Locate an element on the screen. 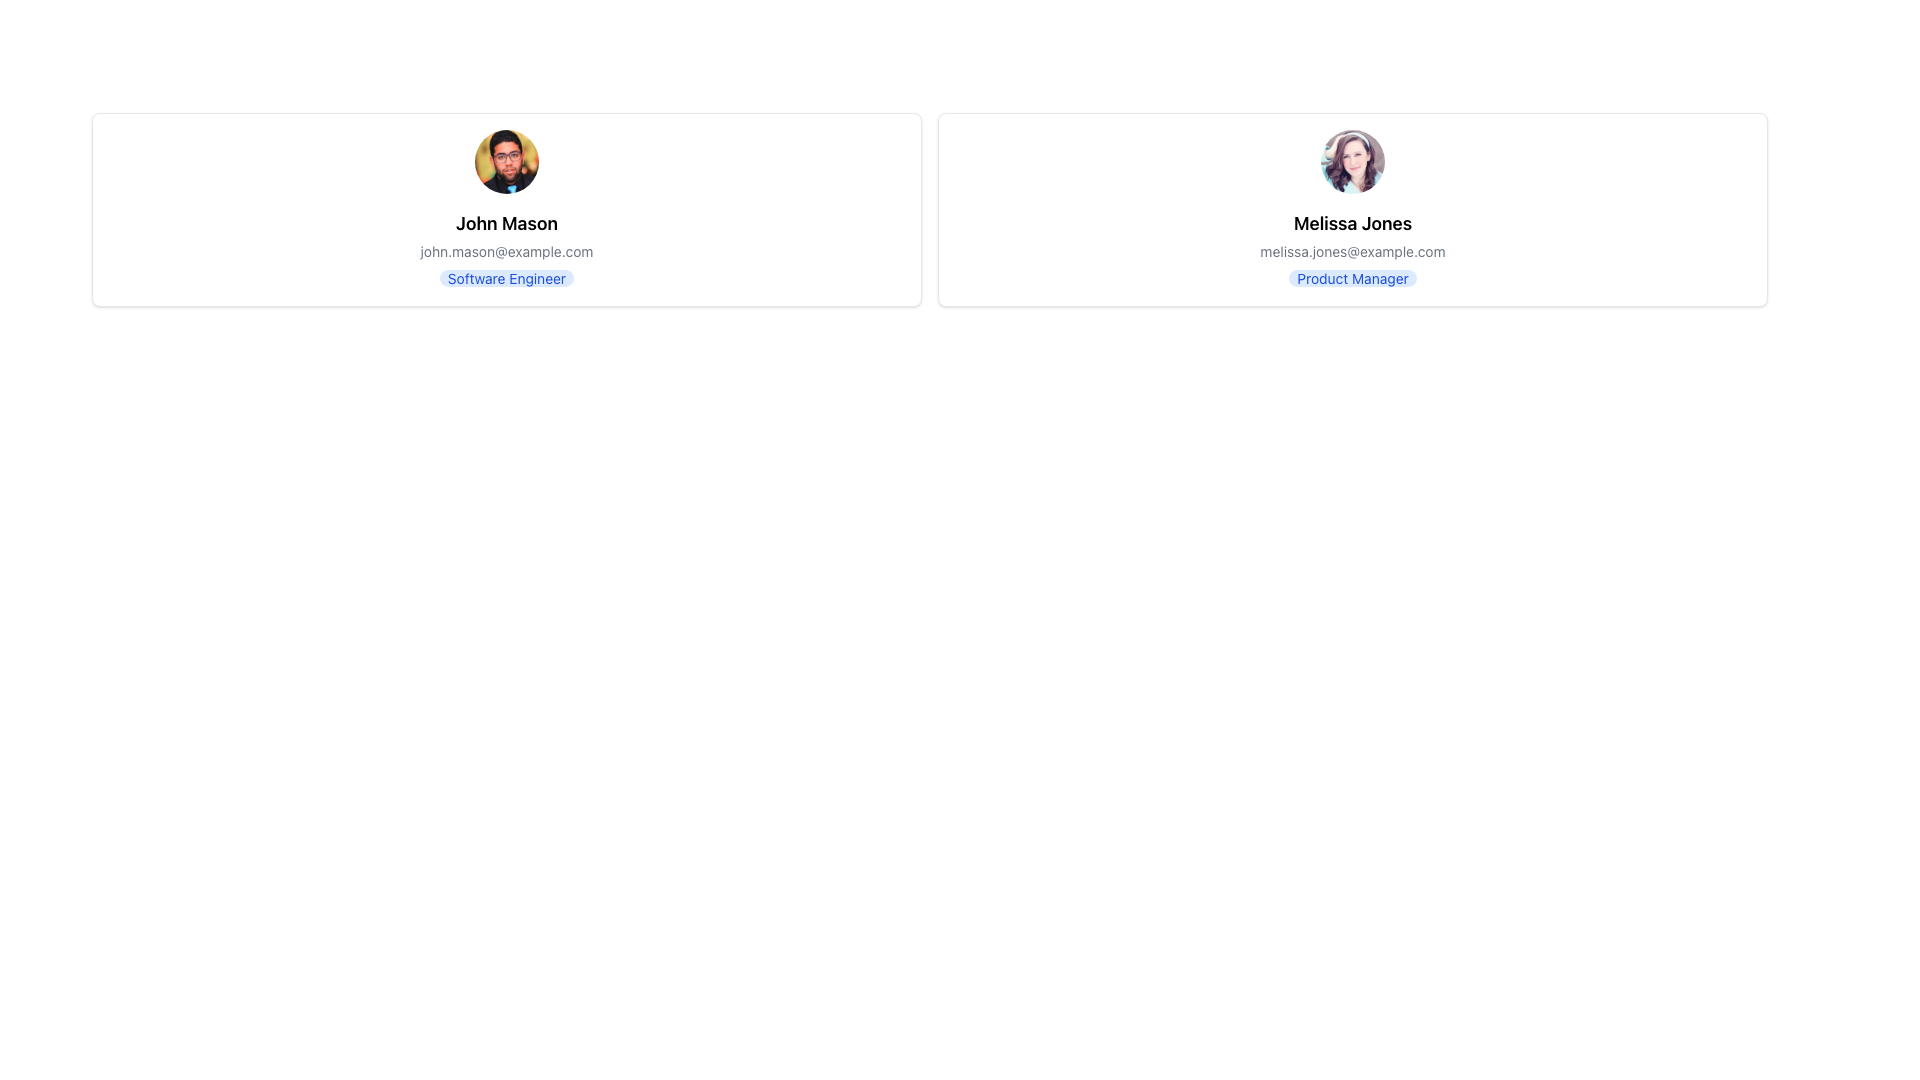  text element displaying the name 'Melissa Jones', which is prominently positioned beneath a circular profile picture and above additional user information is located at coordinates (1353, 223).